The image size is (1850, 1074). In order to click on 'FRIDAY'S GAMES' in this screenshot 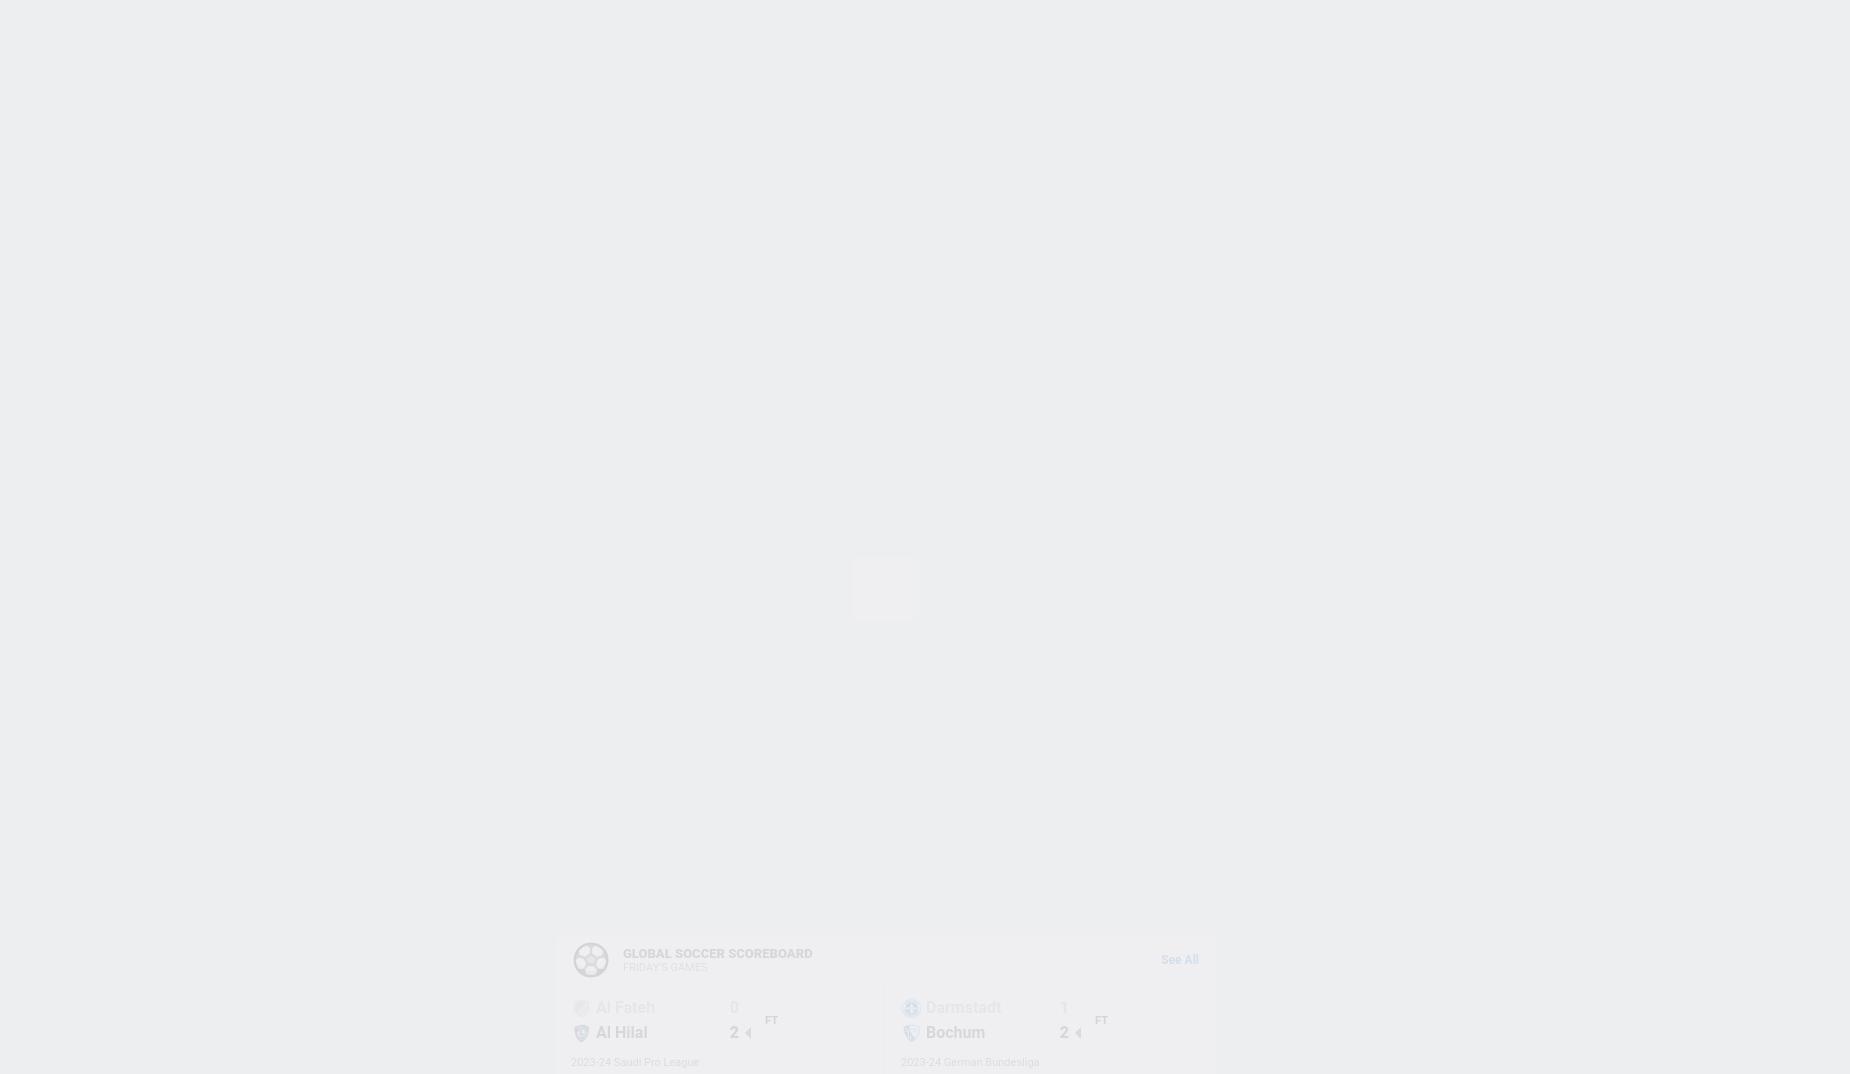, I will do `click(623, 966)`.